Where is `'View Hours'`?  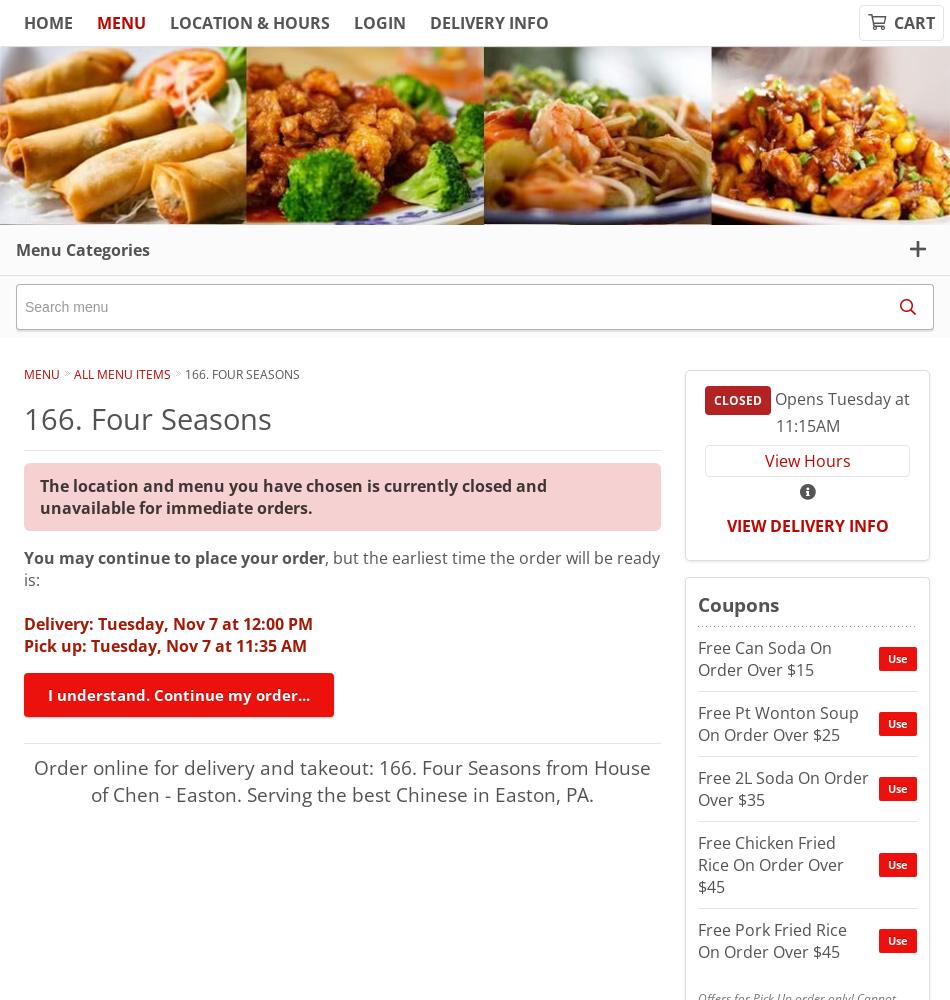
'View Hours' is located at coordinates (806, 460).